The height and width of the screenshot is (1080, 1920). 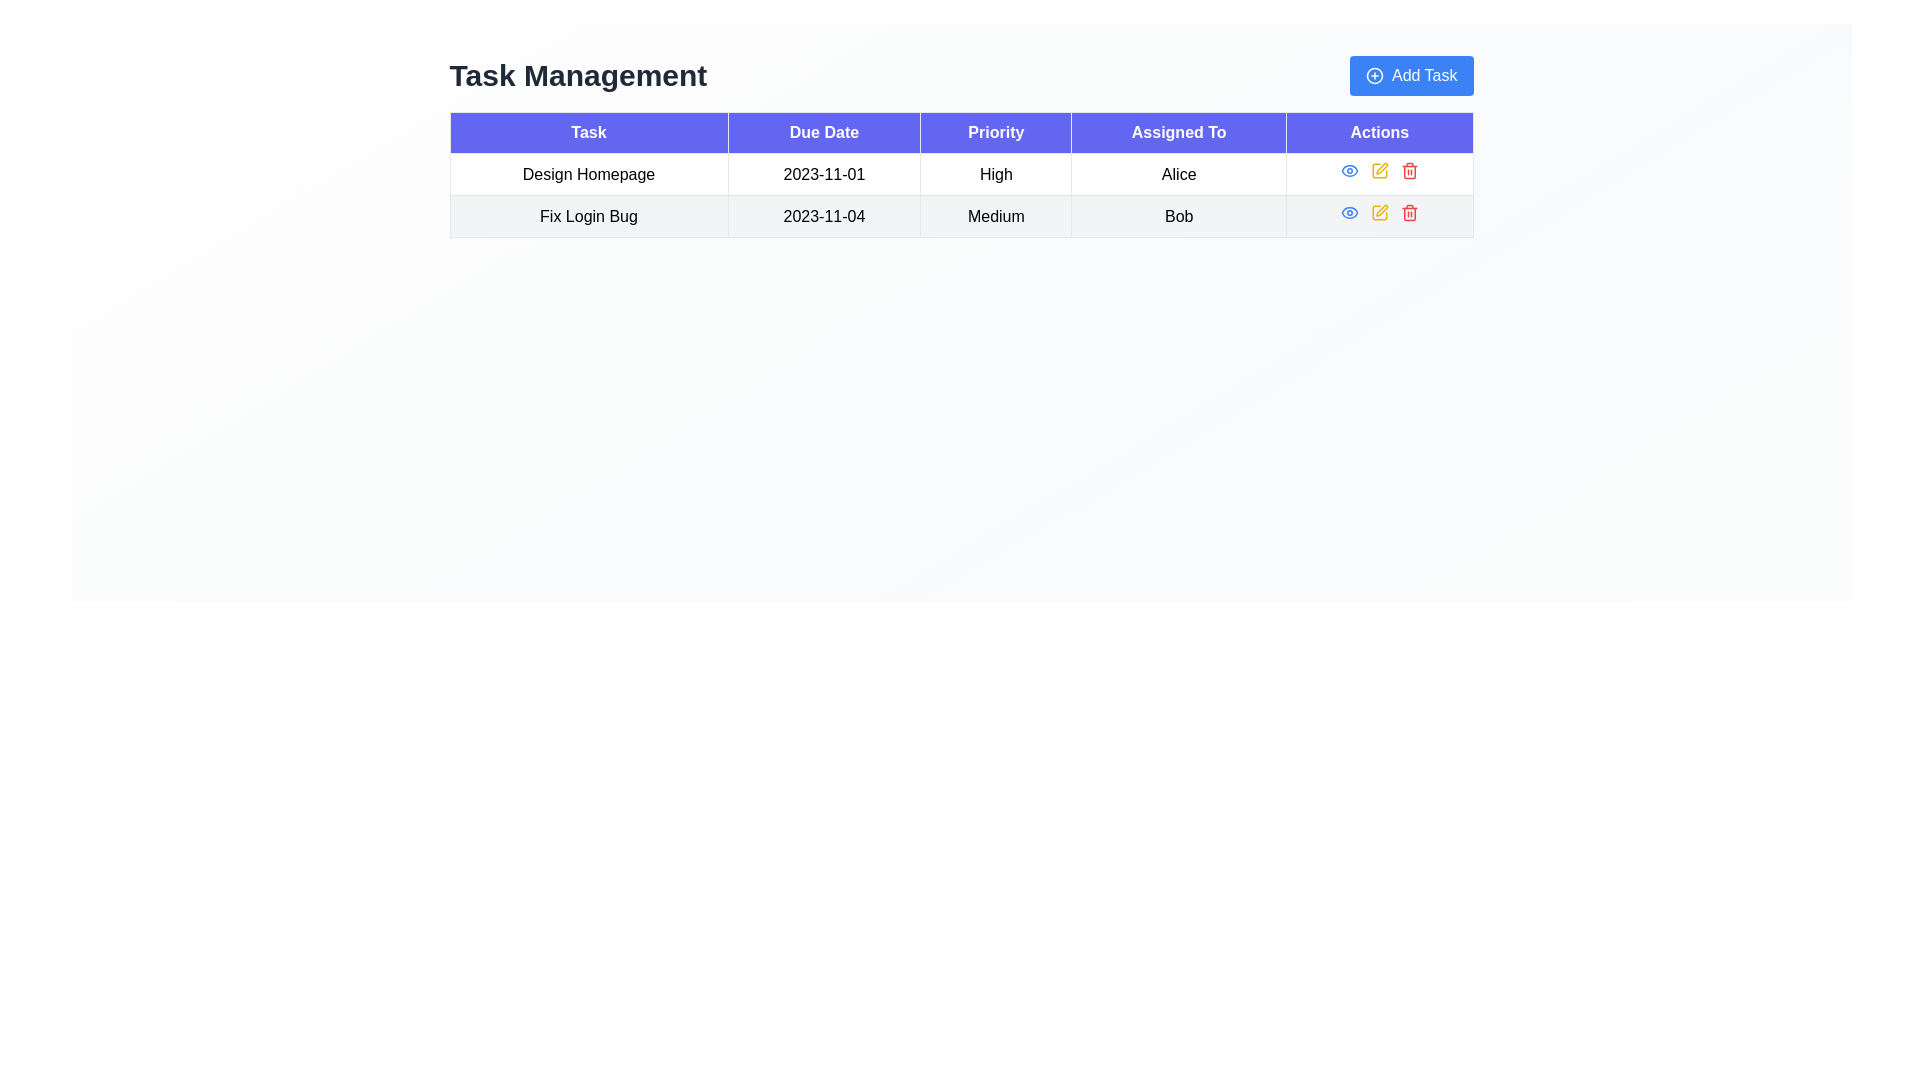 What do you see at coordinates (588, 173) in the screenshot?
I see `the text label displaying 'Design Homepage' located in the first cell of the first row under the 'Task' header in the table` at bounding box center [588, 173].